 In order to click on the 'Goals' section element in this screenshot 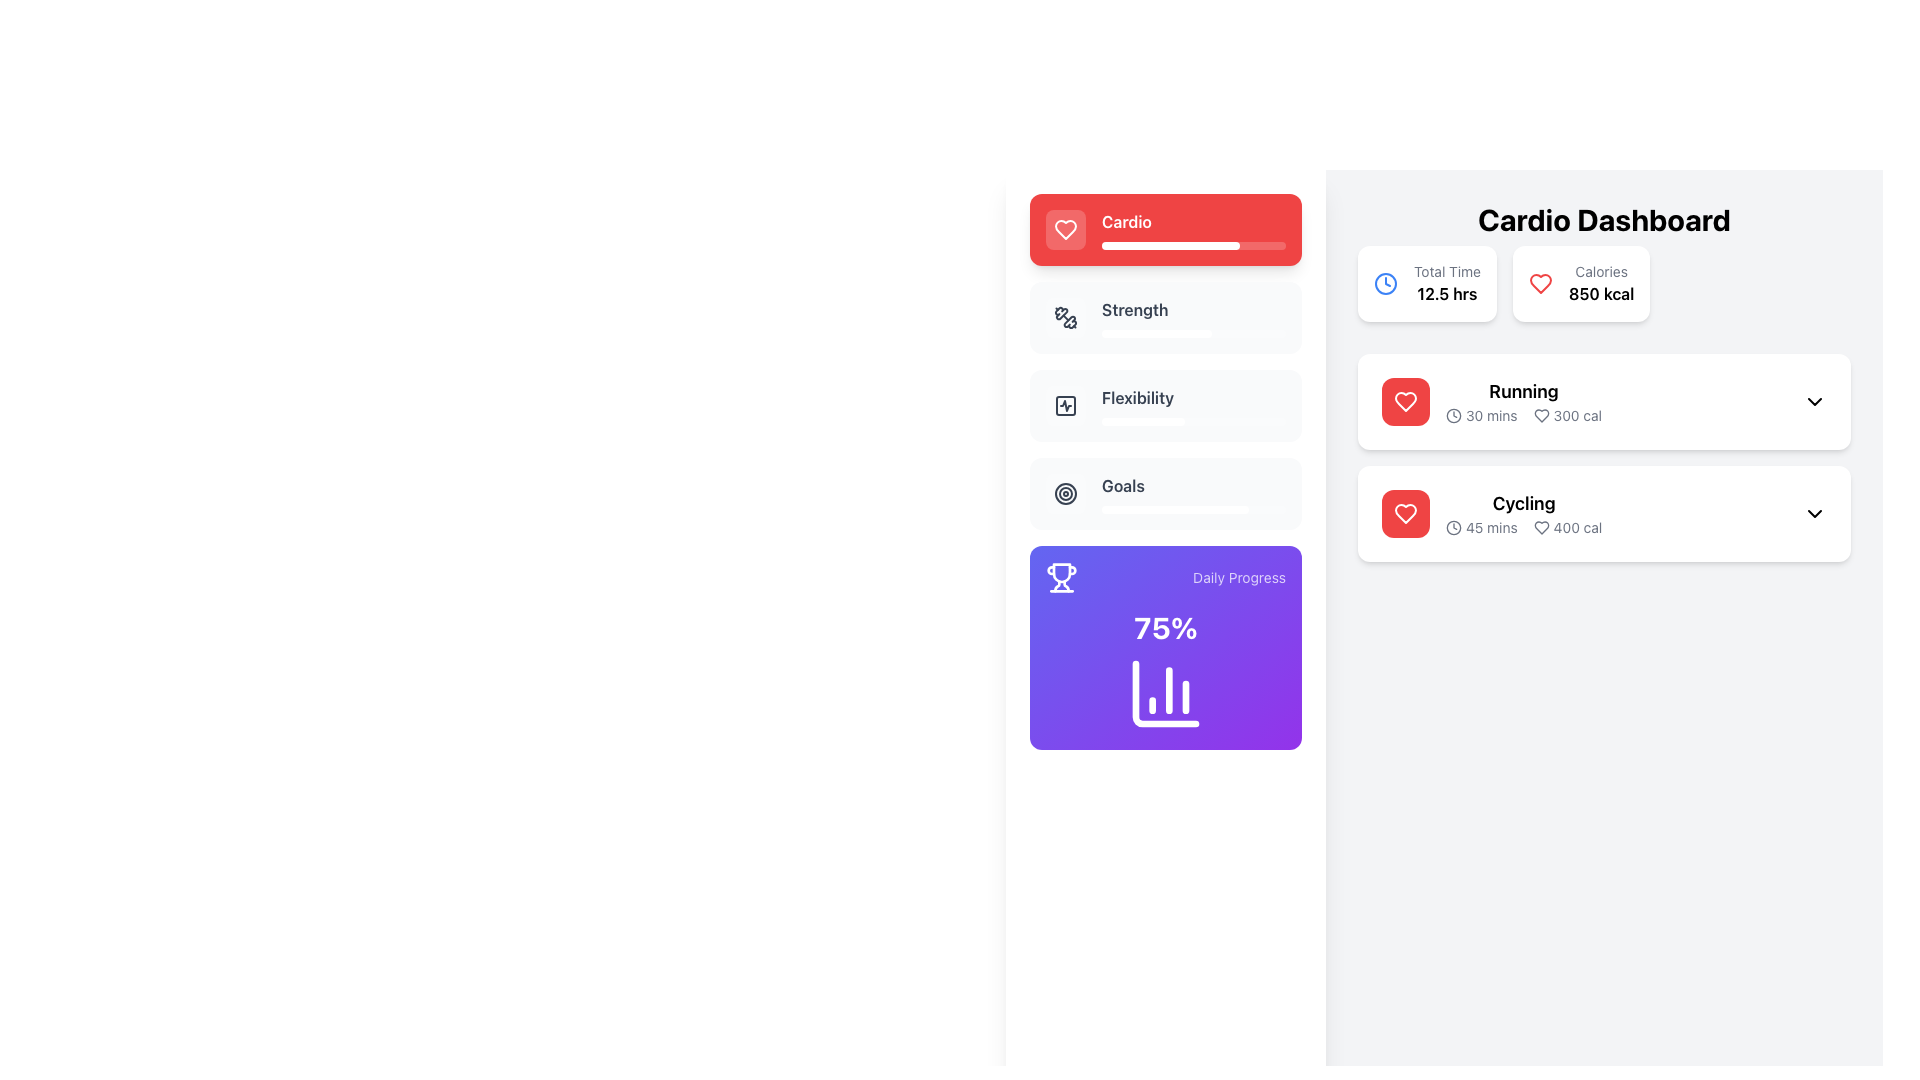, I will do `click(1166, 493)`.